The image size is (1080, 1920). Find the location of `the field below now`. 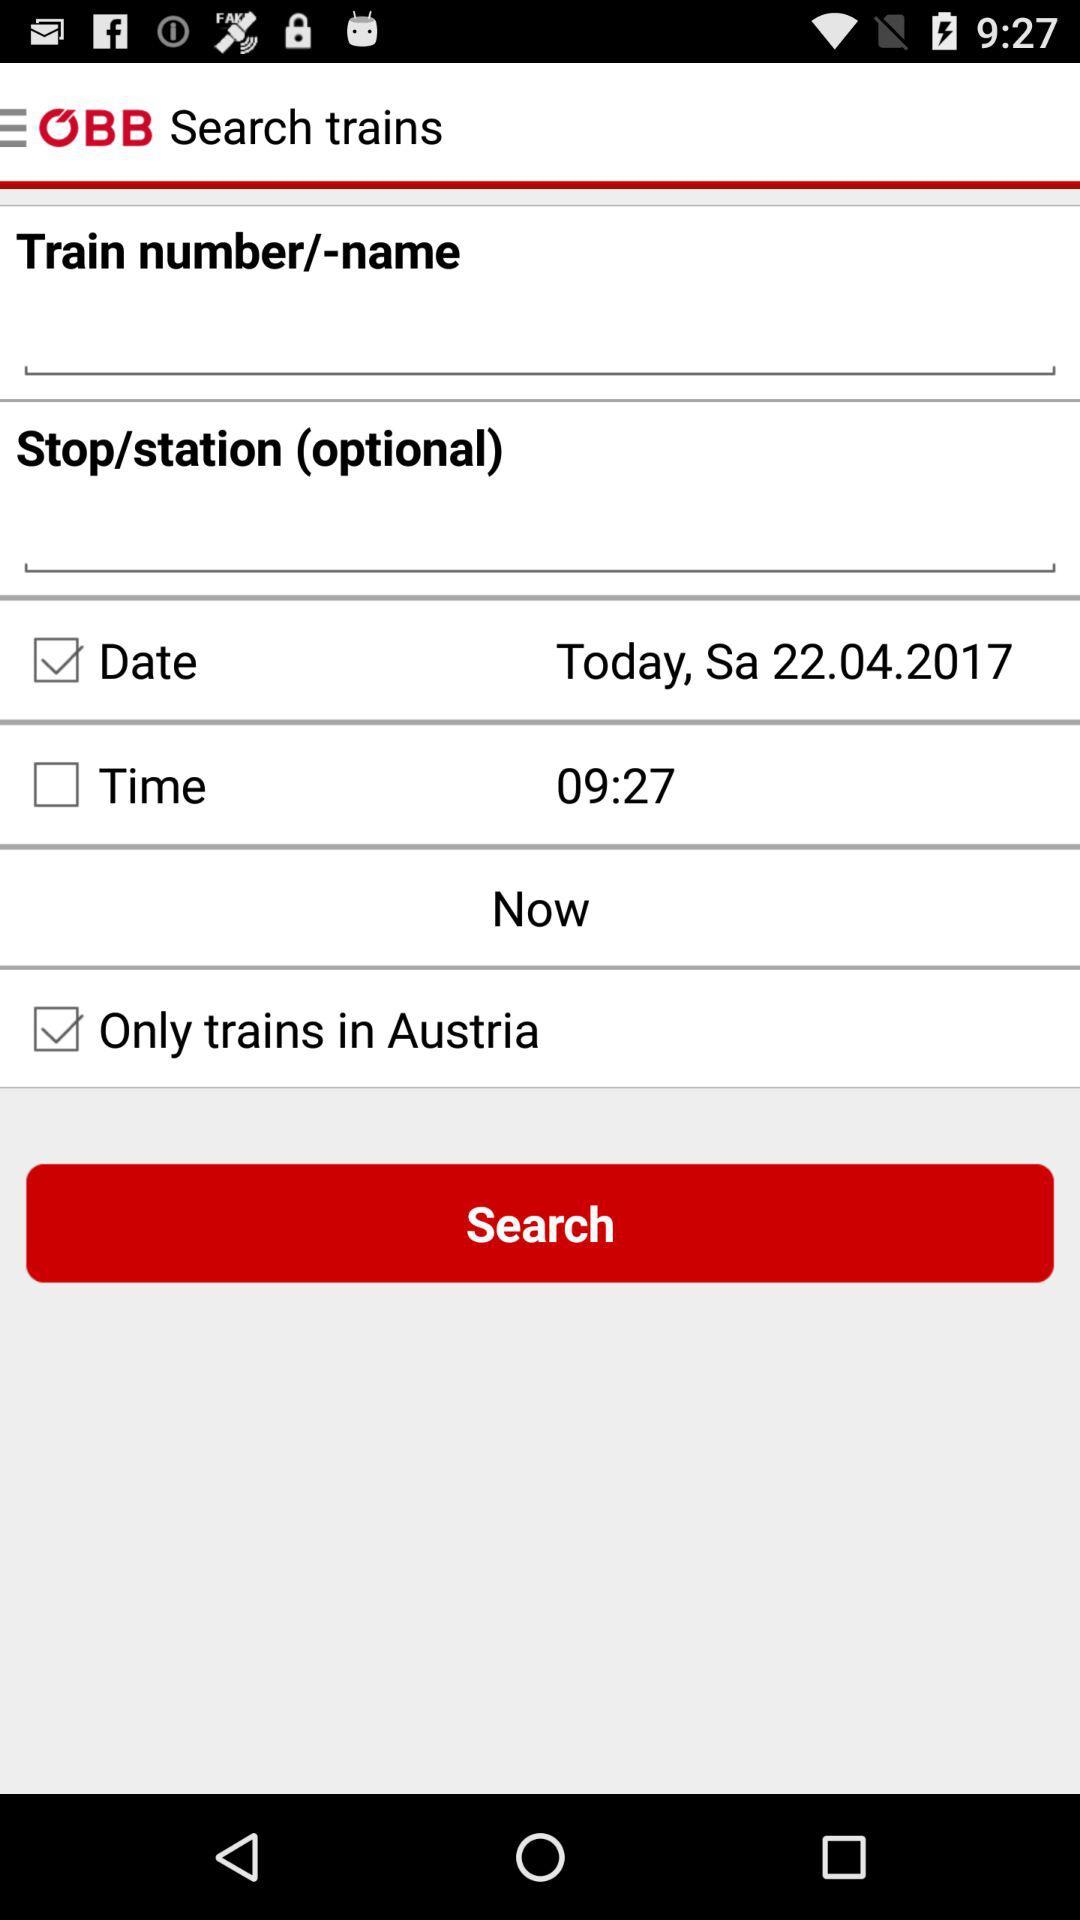

the field below now is located at coordinates (540, 1028).